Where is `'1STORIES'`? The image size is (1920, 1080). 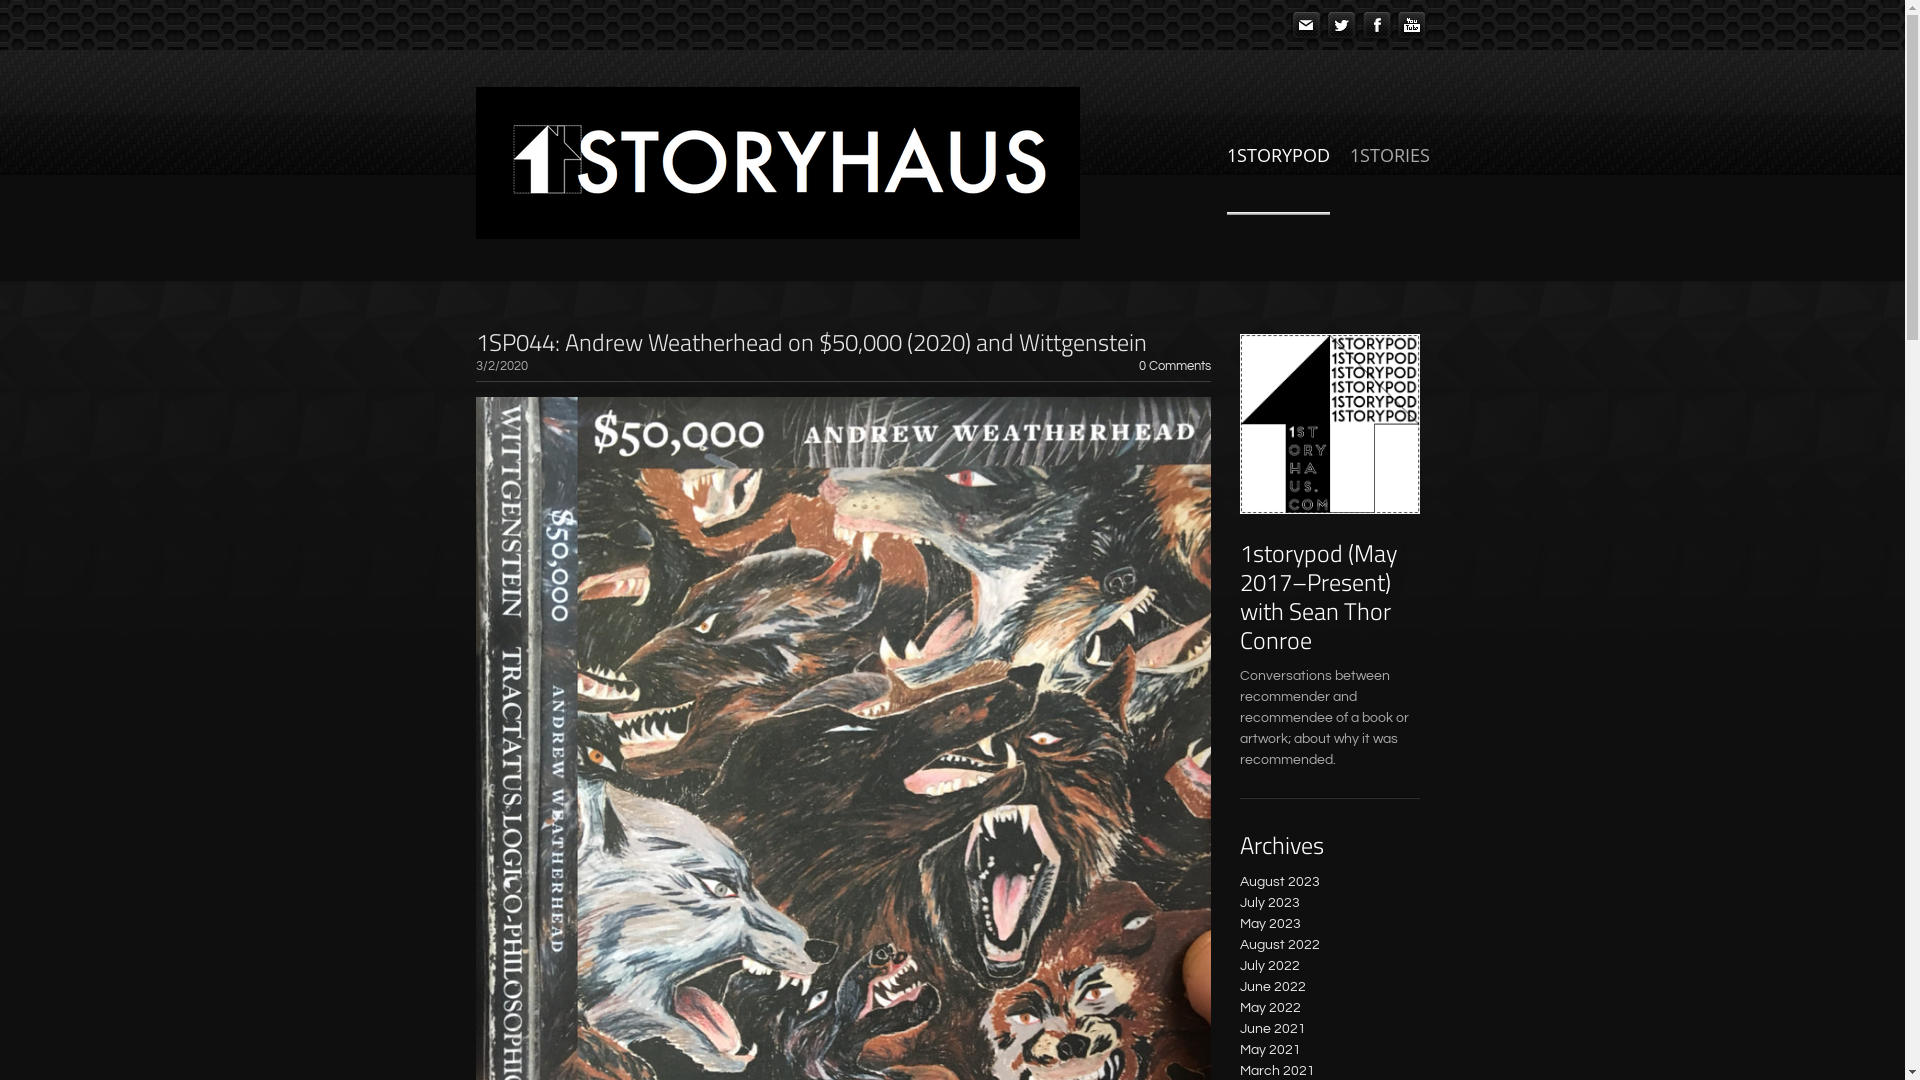
'1STORIES' is located at coordinates (1389, 176).